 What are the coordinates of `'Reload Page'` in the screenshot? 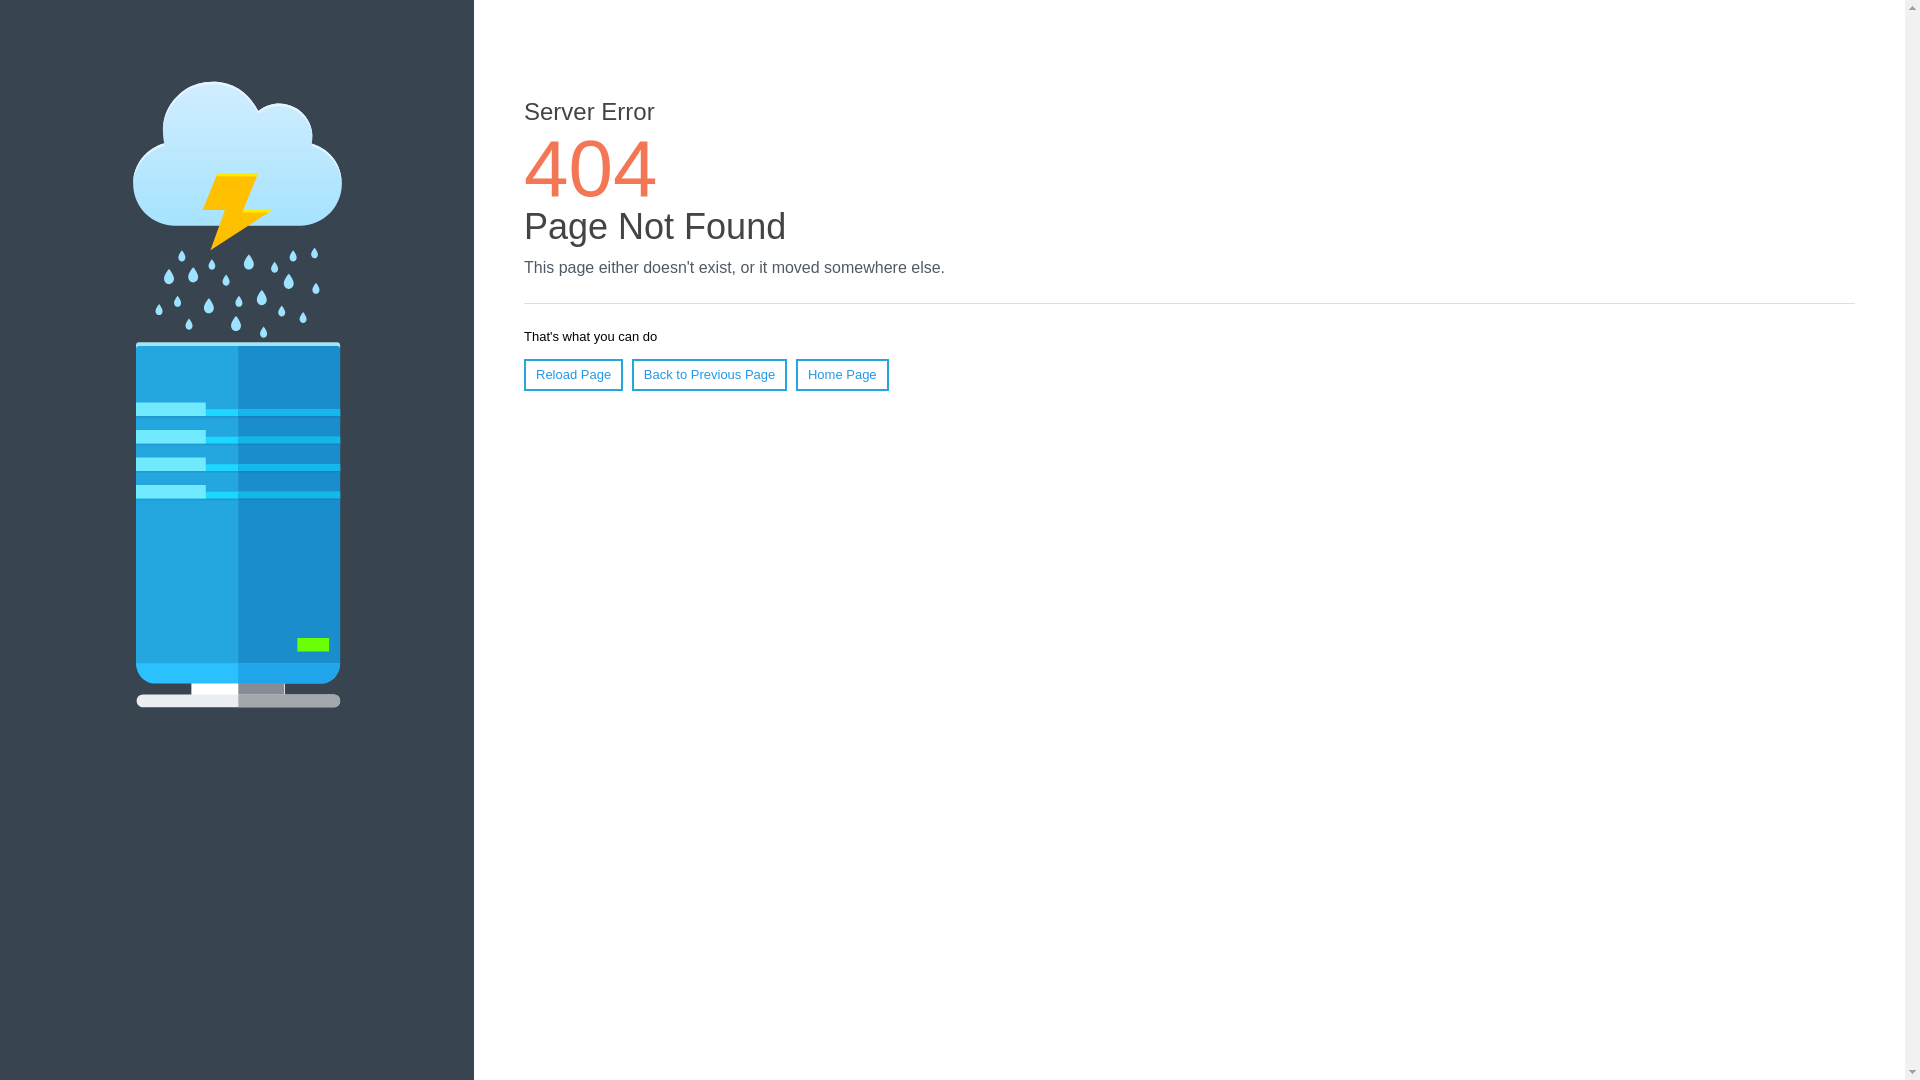 It's located at (572, 374).